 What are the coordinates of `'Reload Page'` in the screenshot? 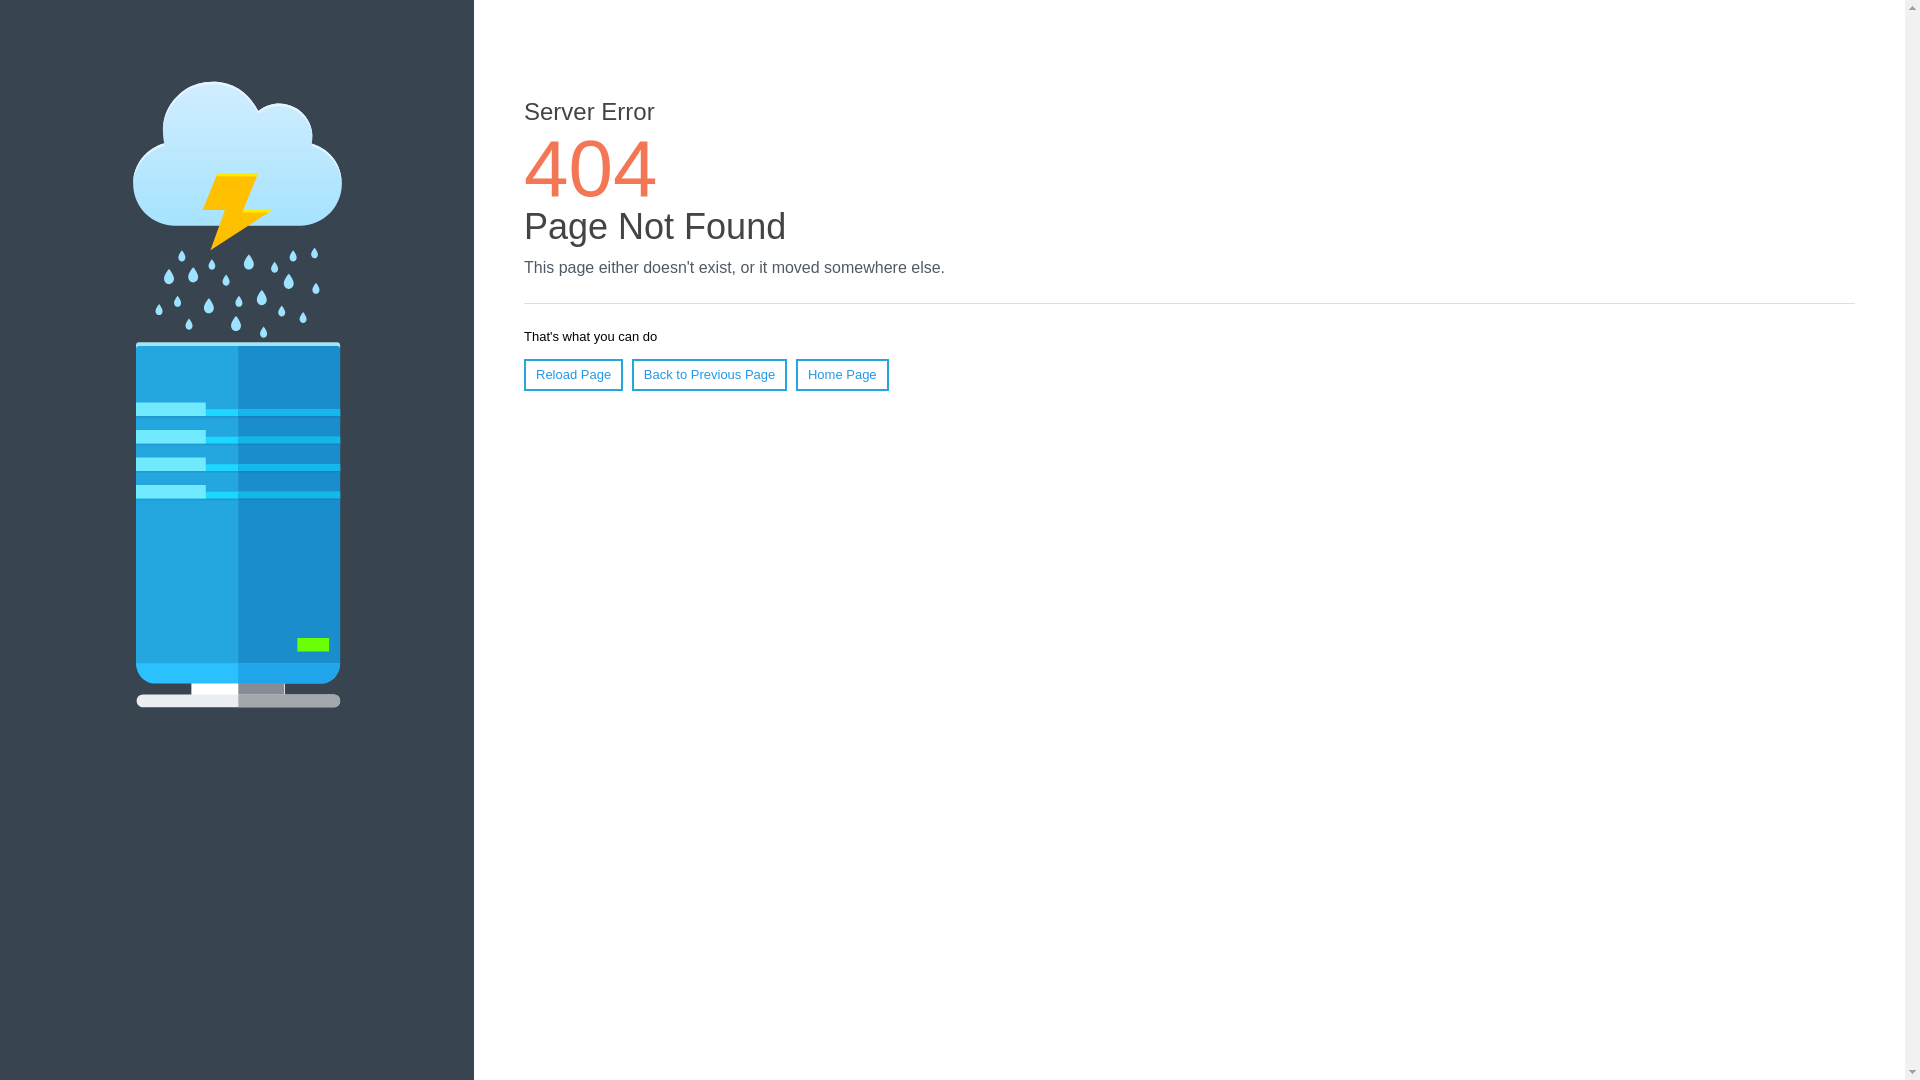 It's located at (572, 374).